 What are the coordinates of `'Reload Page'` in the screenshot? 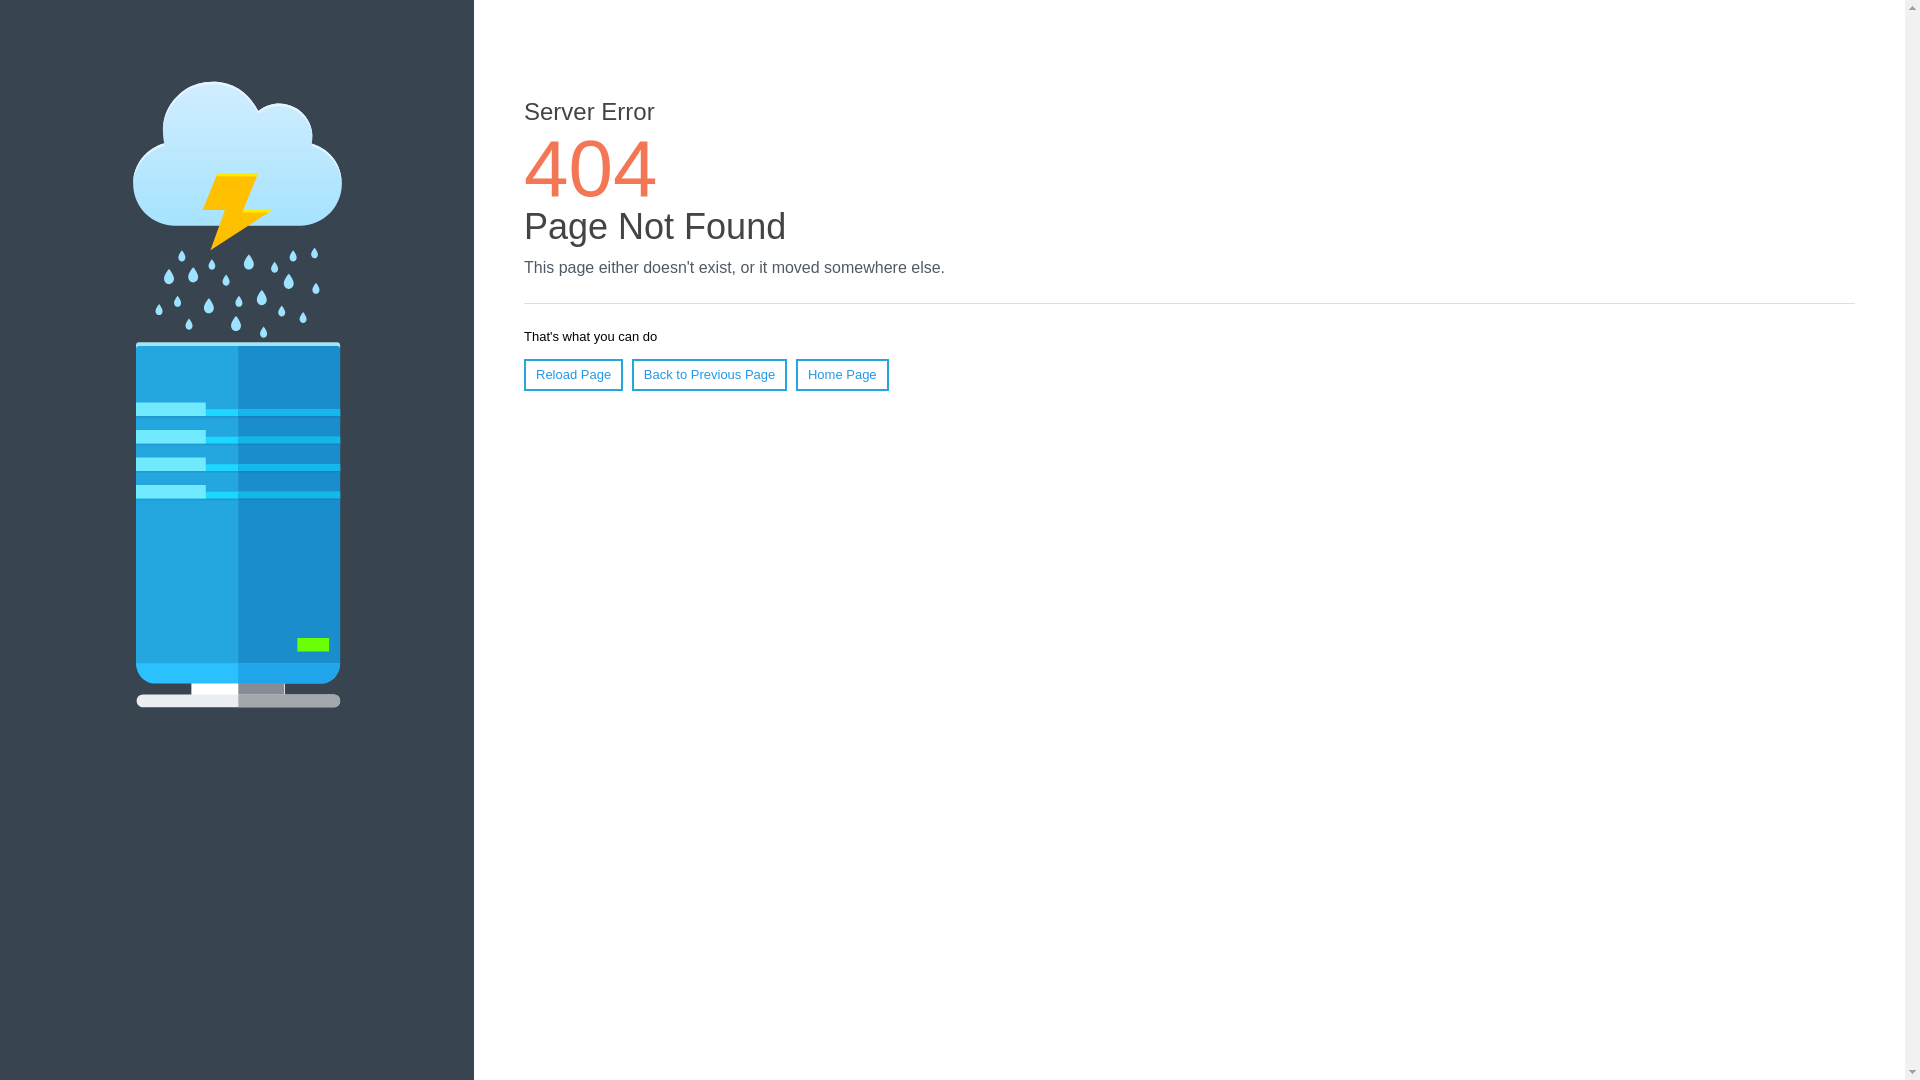 It's located at (572, 374).